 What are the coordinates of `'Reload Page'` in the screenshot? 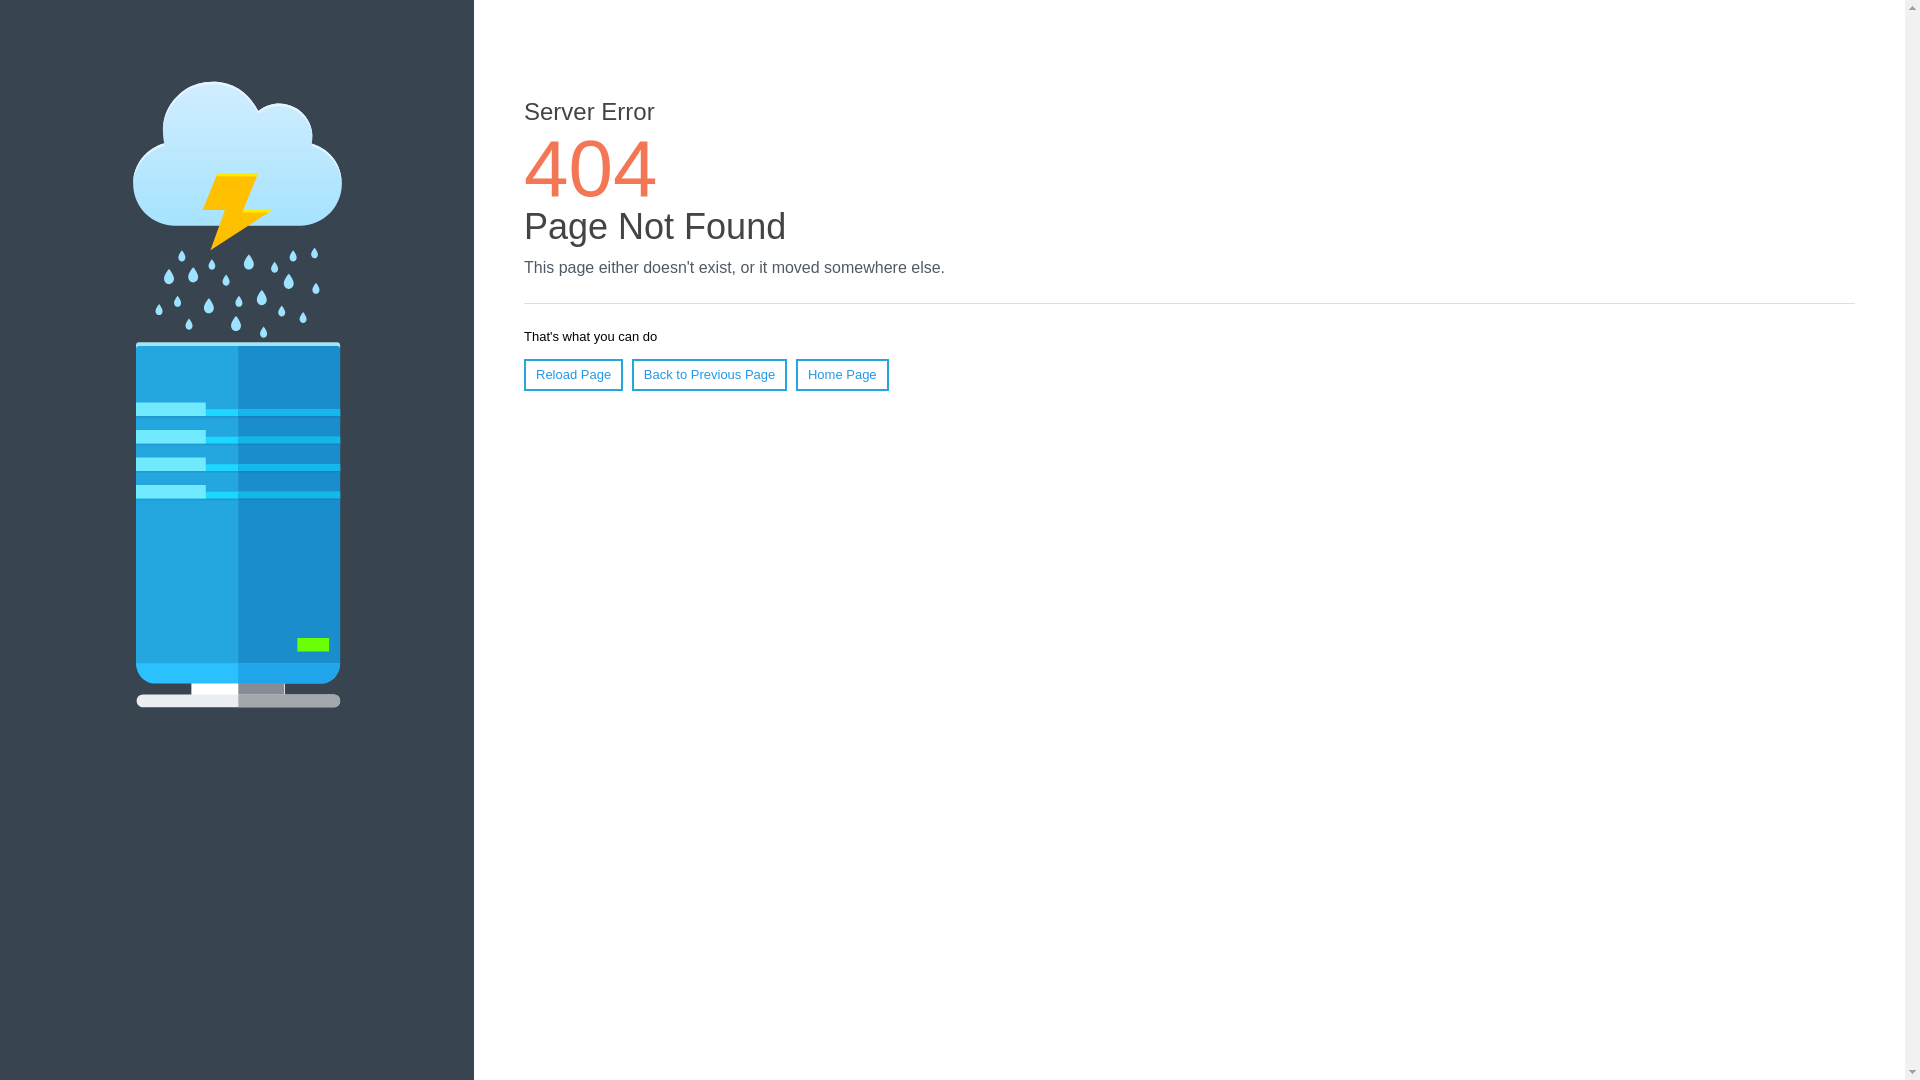 It's located at (572, 374).